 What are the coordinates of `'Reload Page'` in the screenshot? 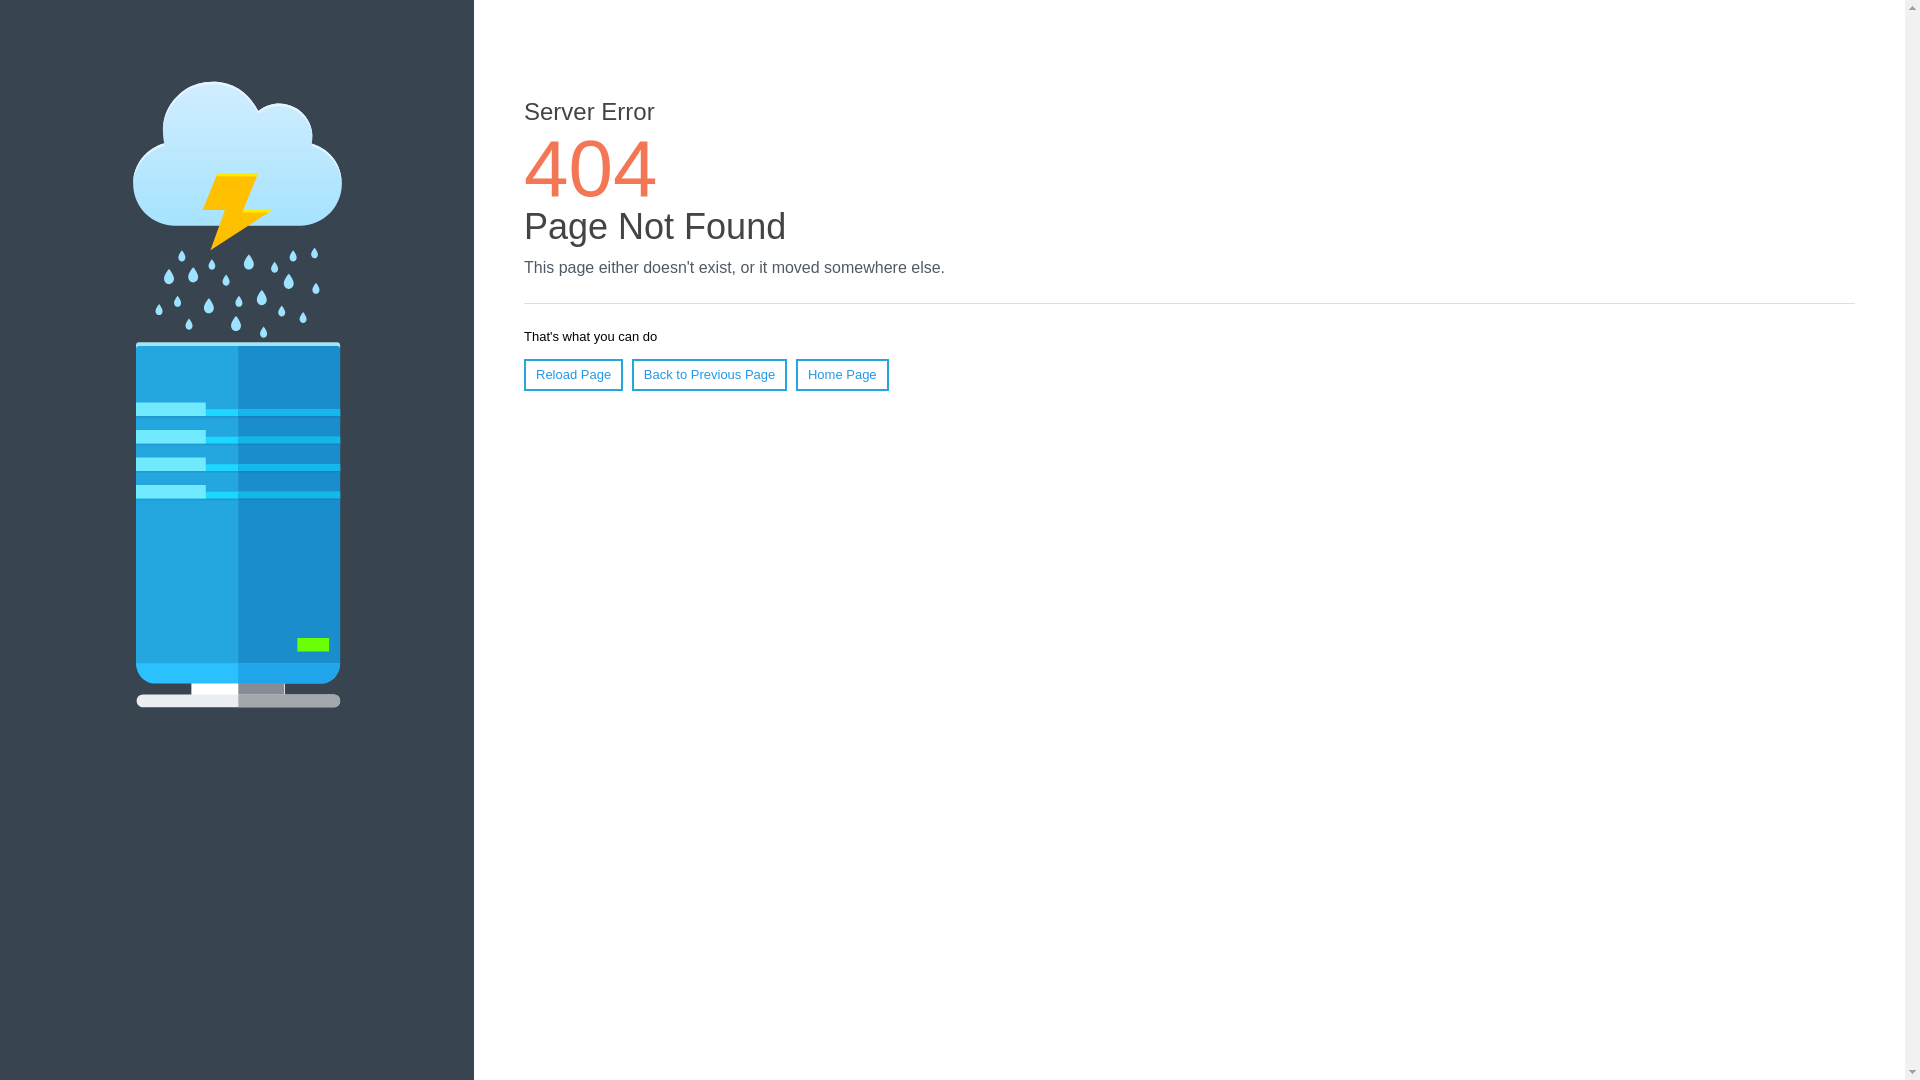 It's located at (572, 374).